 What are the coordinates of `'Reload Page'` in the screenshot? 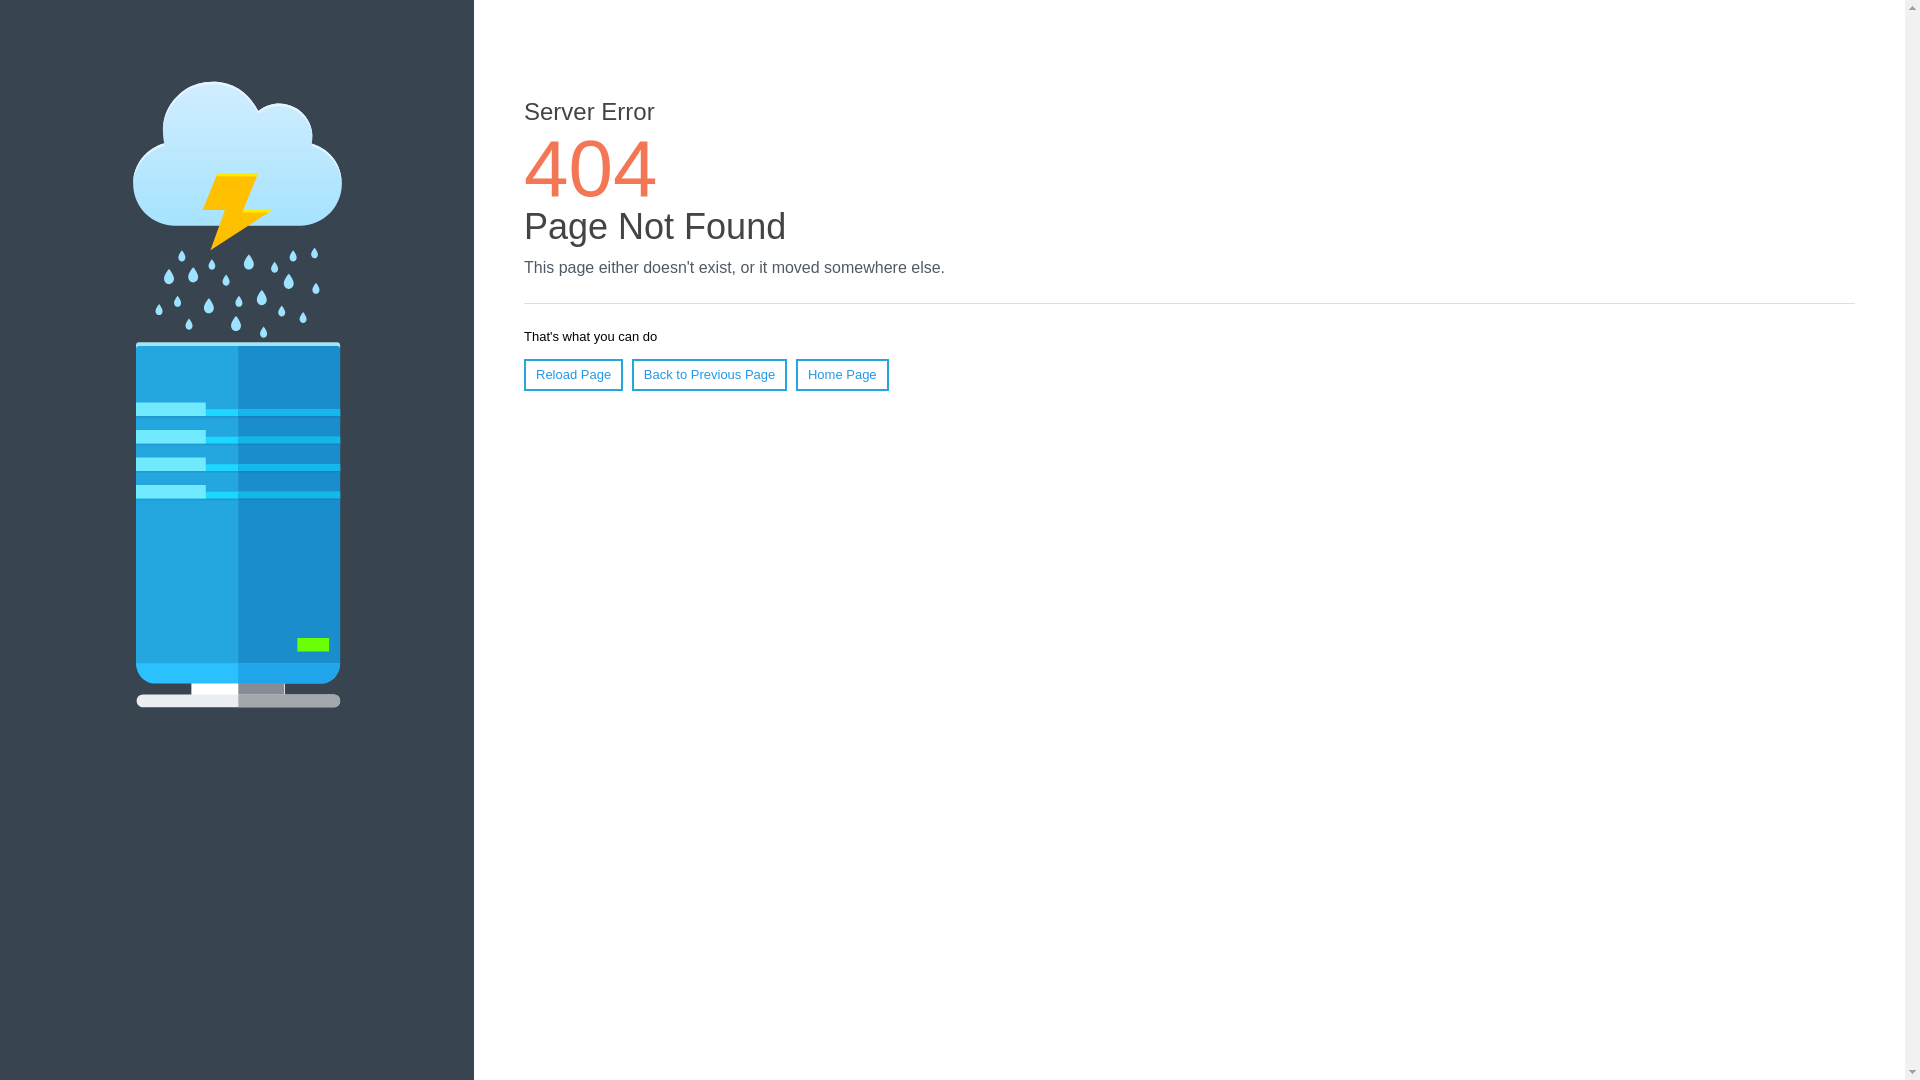 It's located at (572, 374).